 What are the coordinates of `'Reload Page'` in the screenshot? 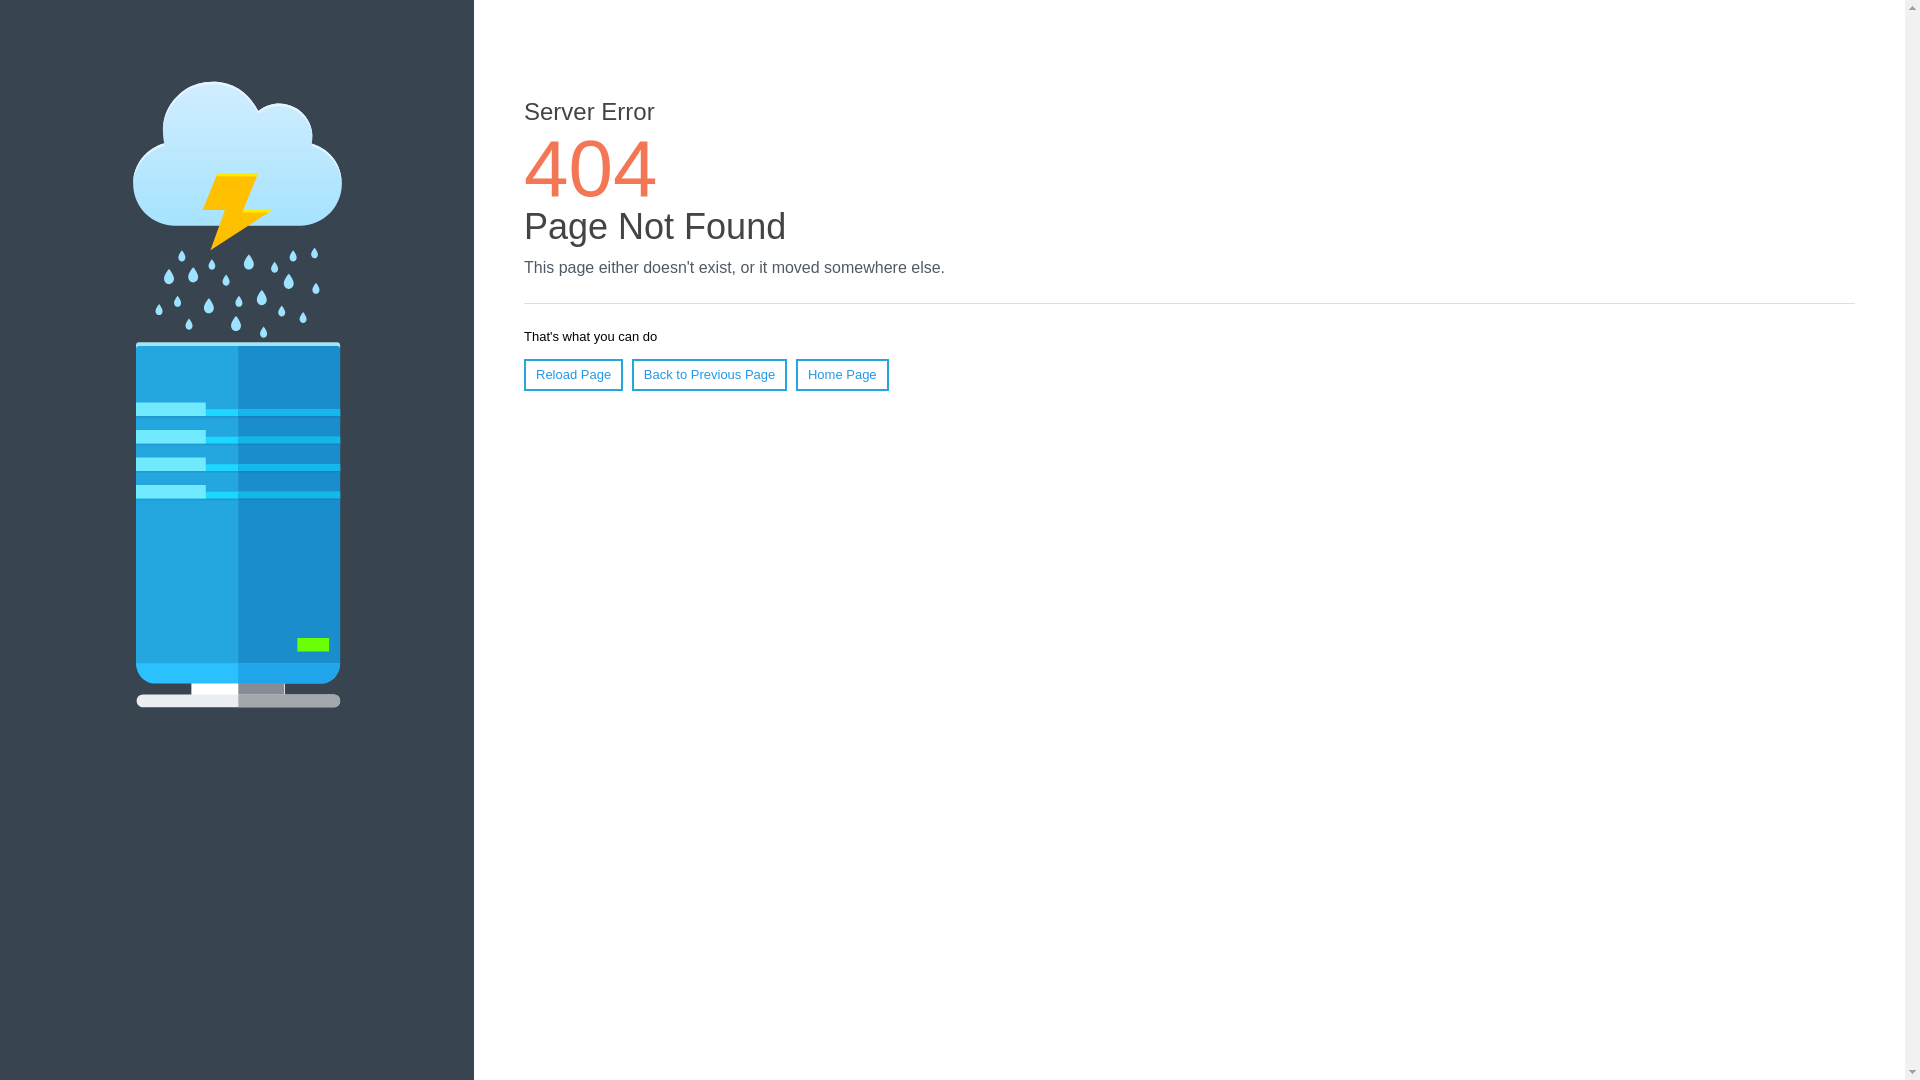 It's located at (572, 374).